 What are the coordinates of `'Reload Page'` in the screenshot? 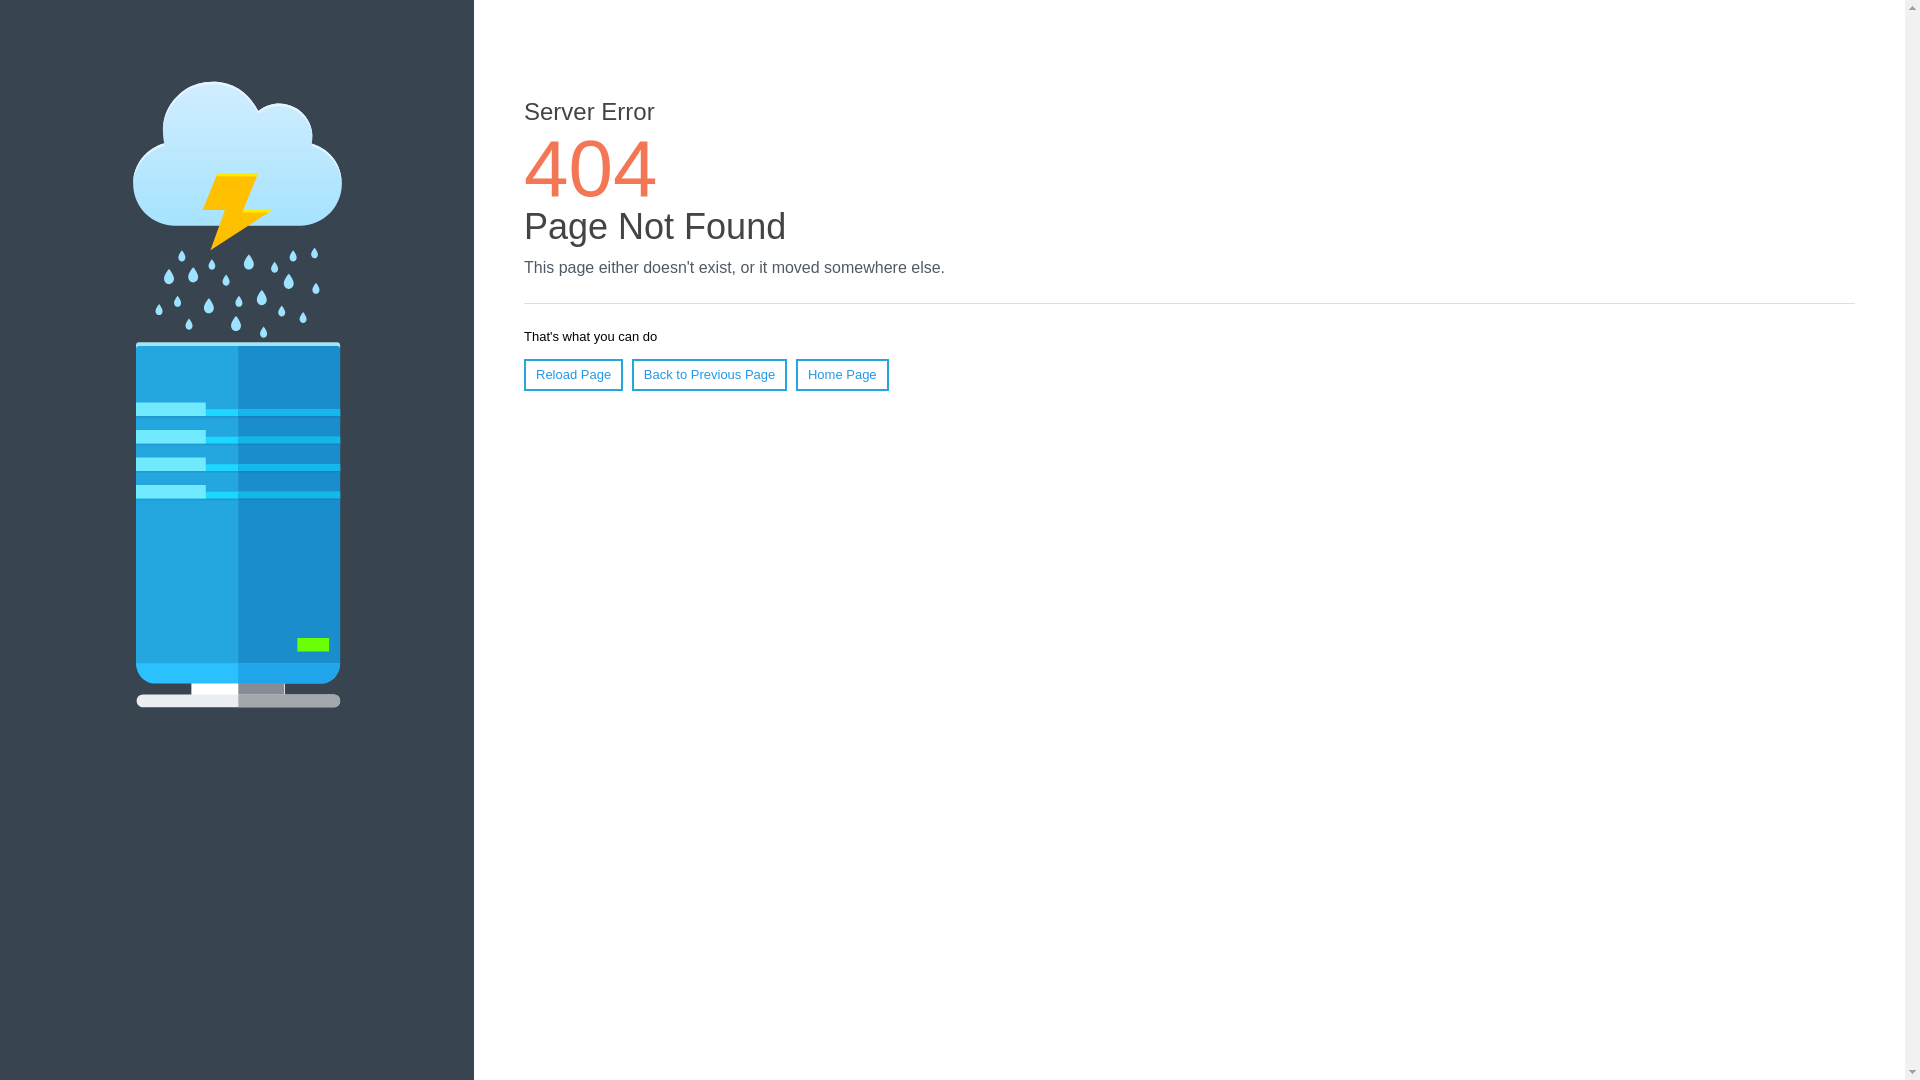 It's located at (572, 374).